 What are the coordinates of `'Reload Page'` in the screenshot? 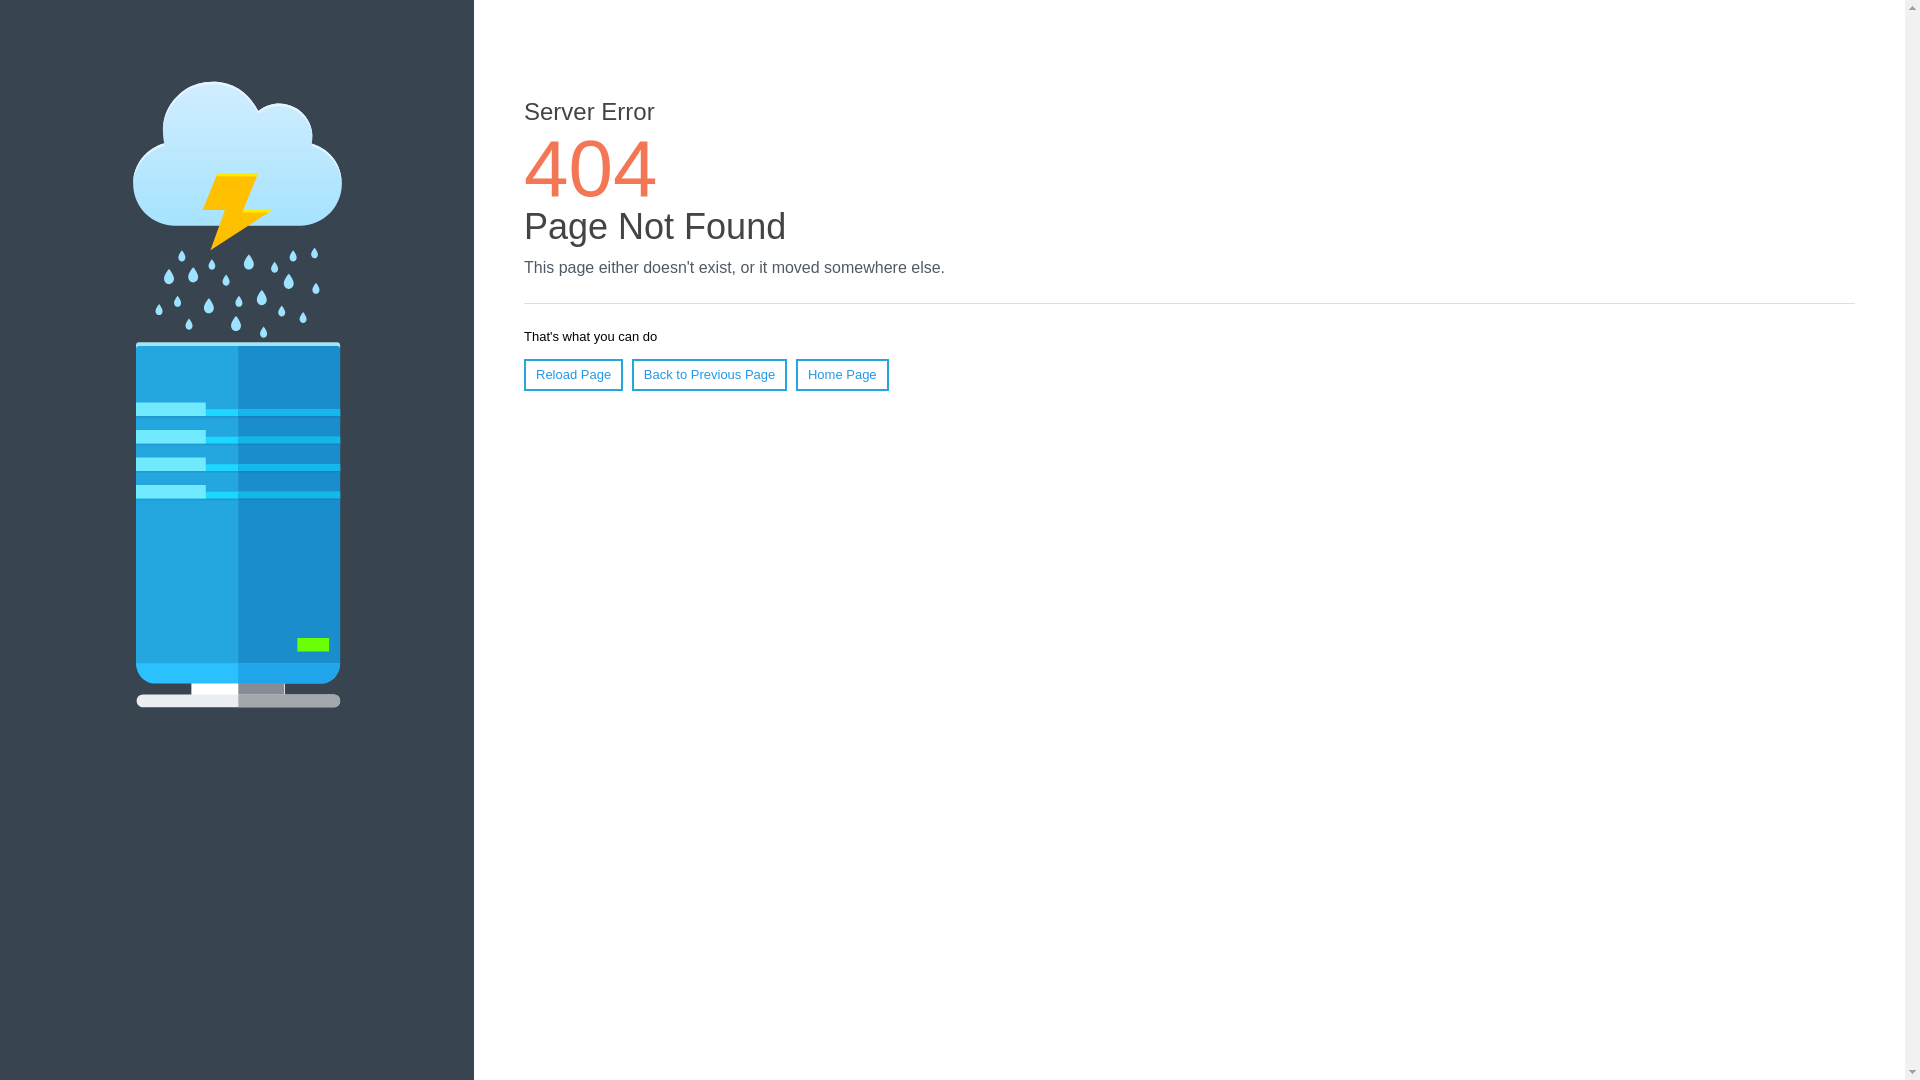 It's located at (572, 374).